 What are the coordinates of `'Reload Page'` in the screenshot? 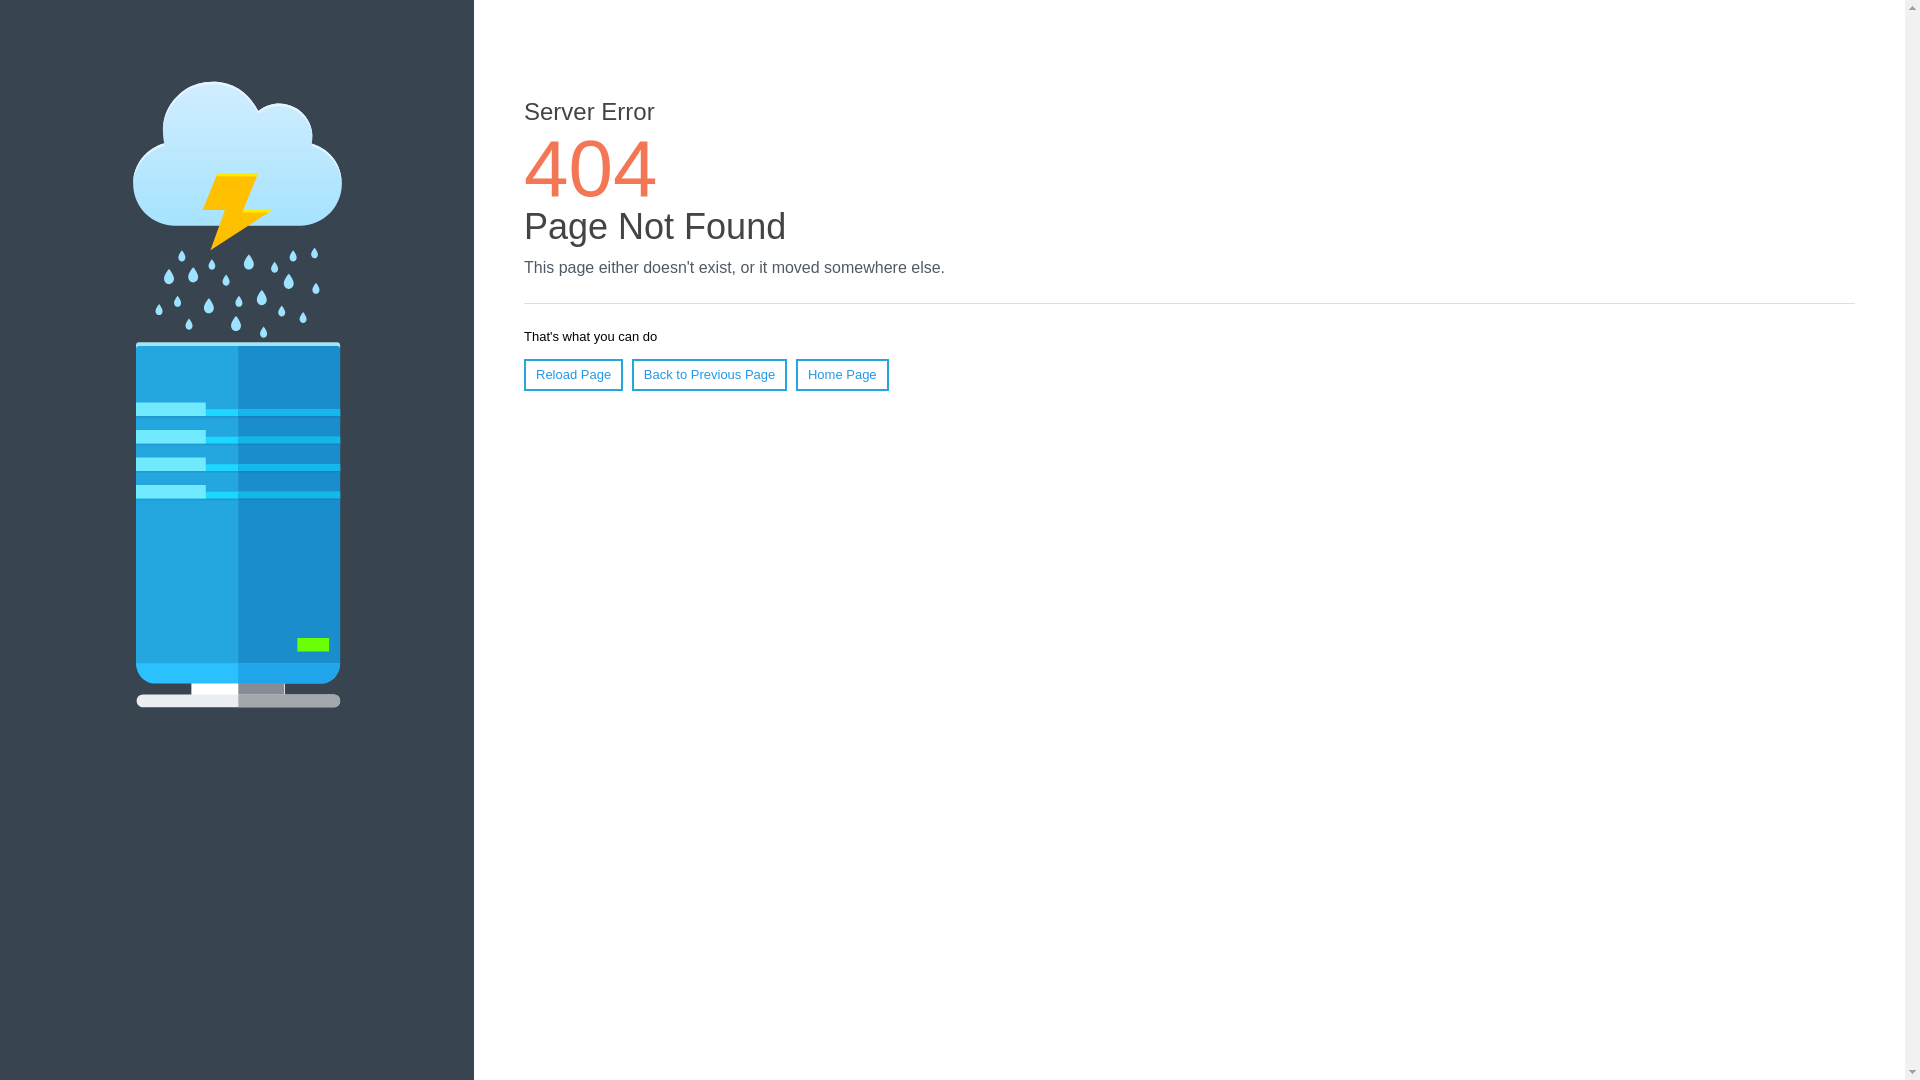 It's located at (572, 374).